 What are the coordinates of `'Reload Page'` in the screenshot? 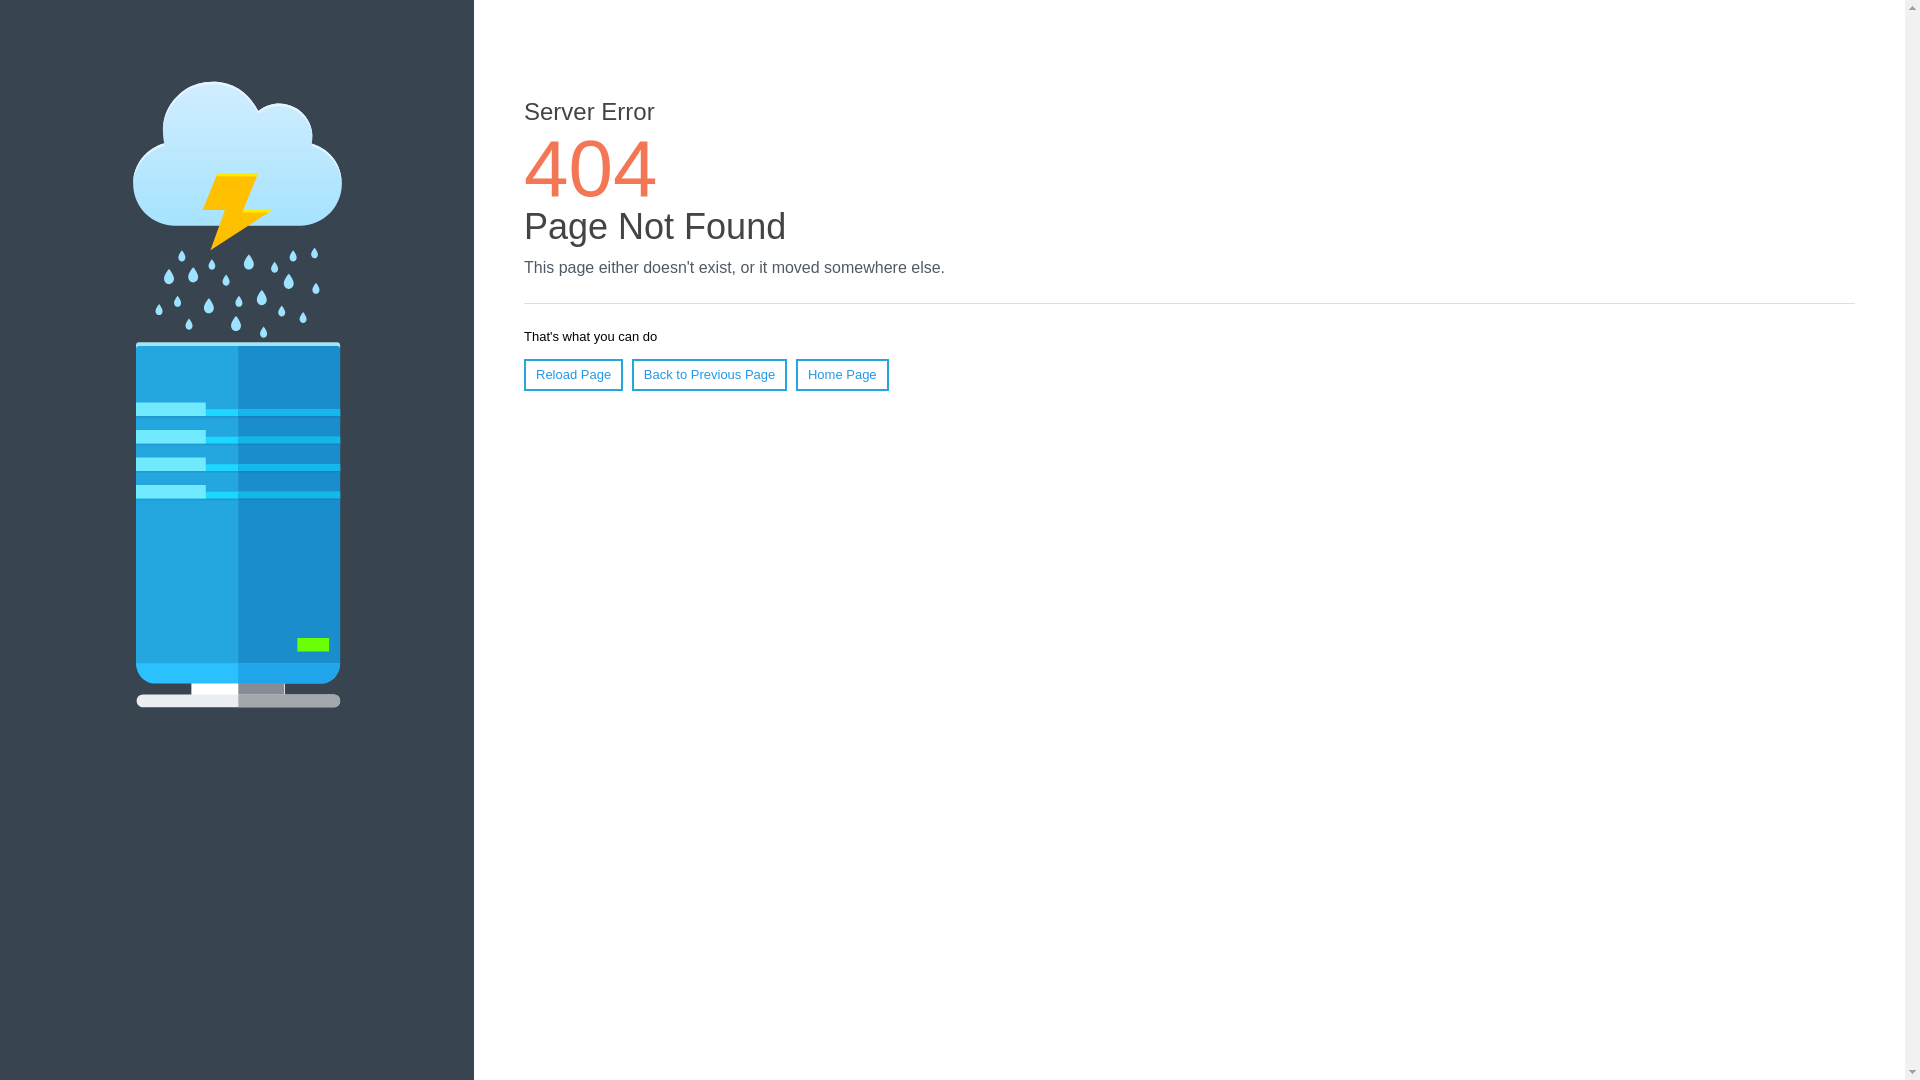 It's located at (572, 374).